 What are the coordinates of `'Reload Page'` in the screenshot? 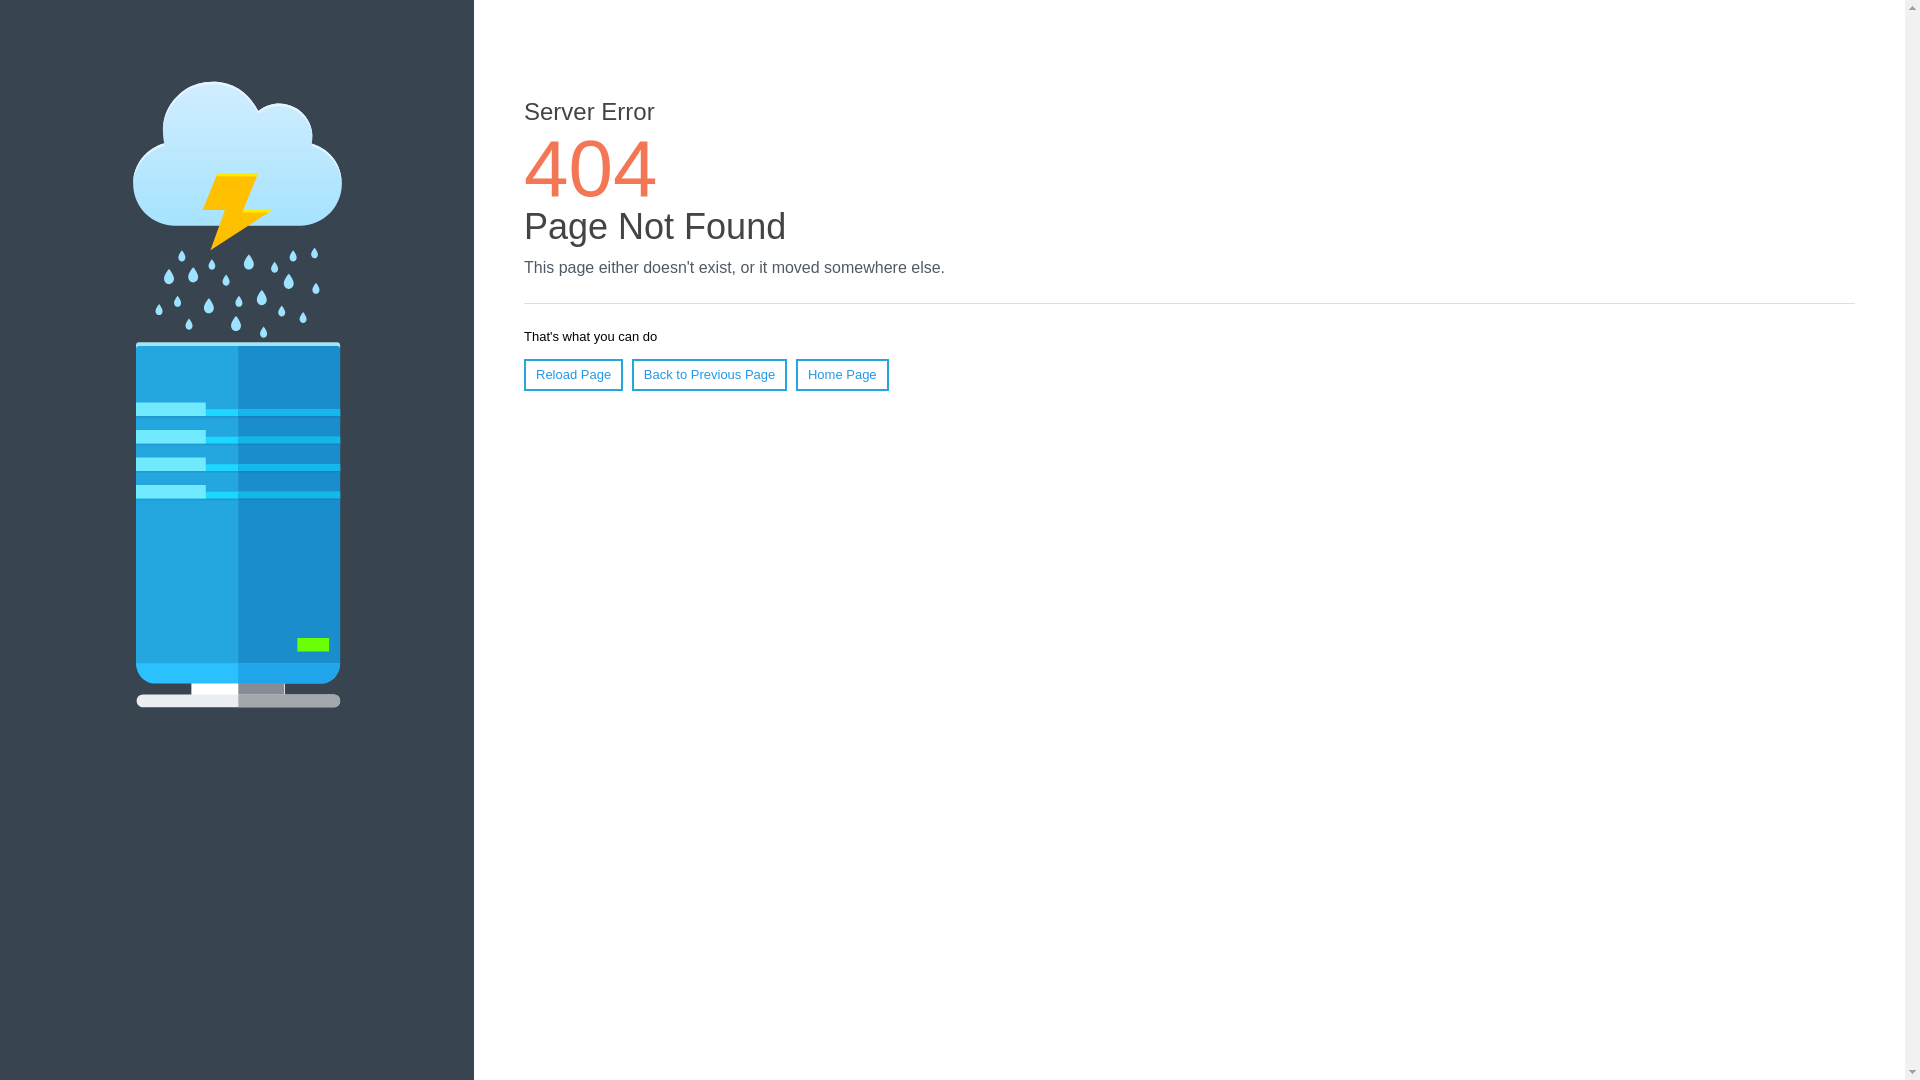 It's located at (572, 374).